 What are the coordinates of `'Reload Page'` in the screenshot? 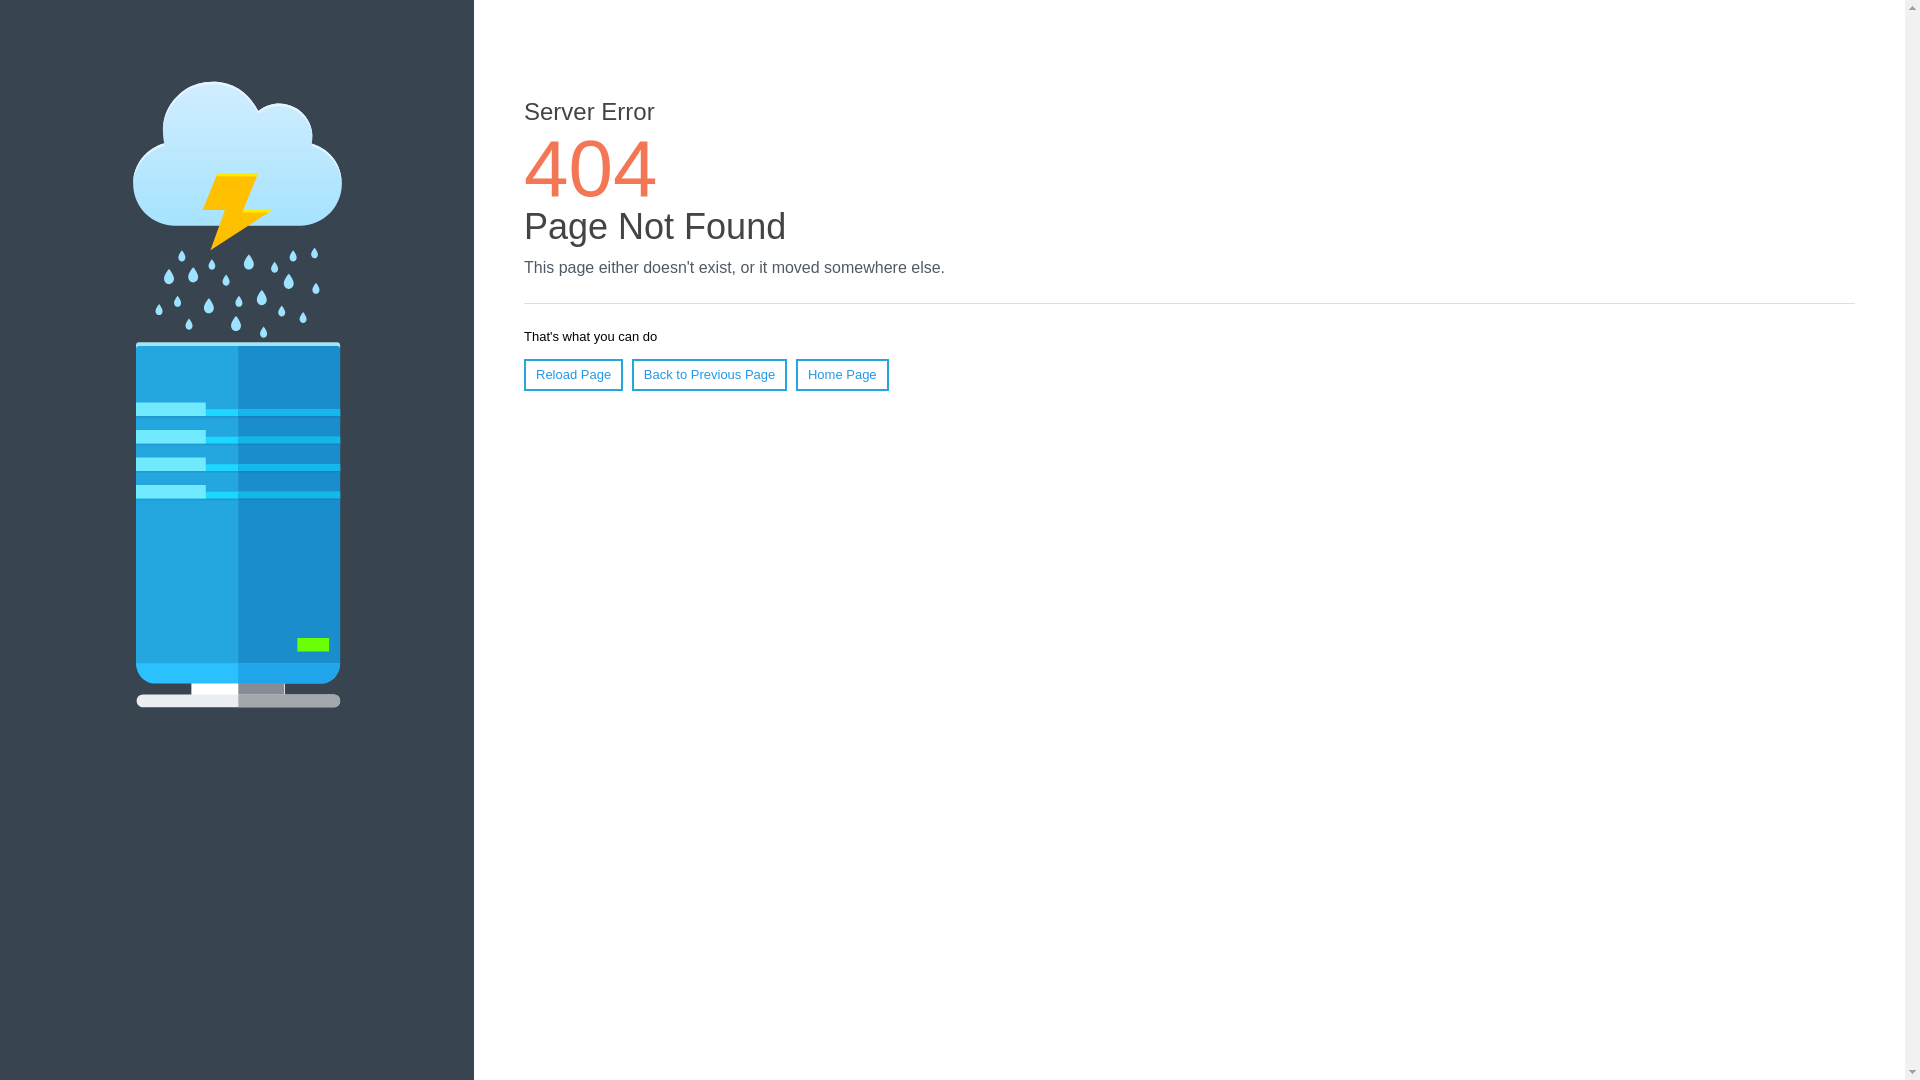 It's located at (572, 374).